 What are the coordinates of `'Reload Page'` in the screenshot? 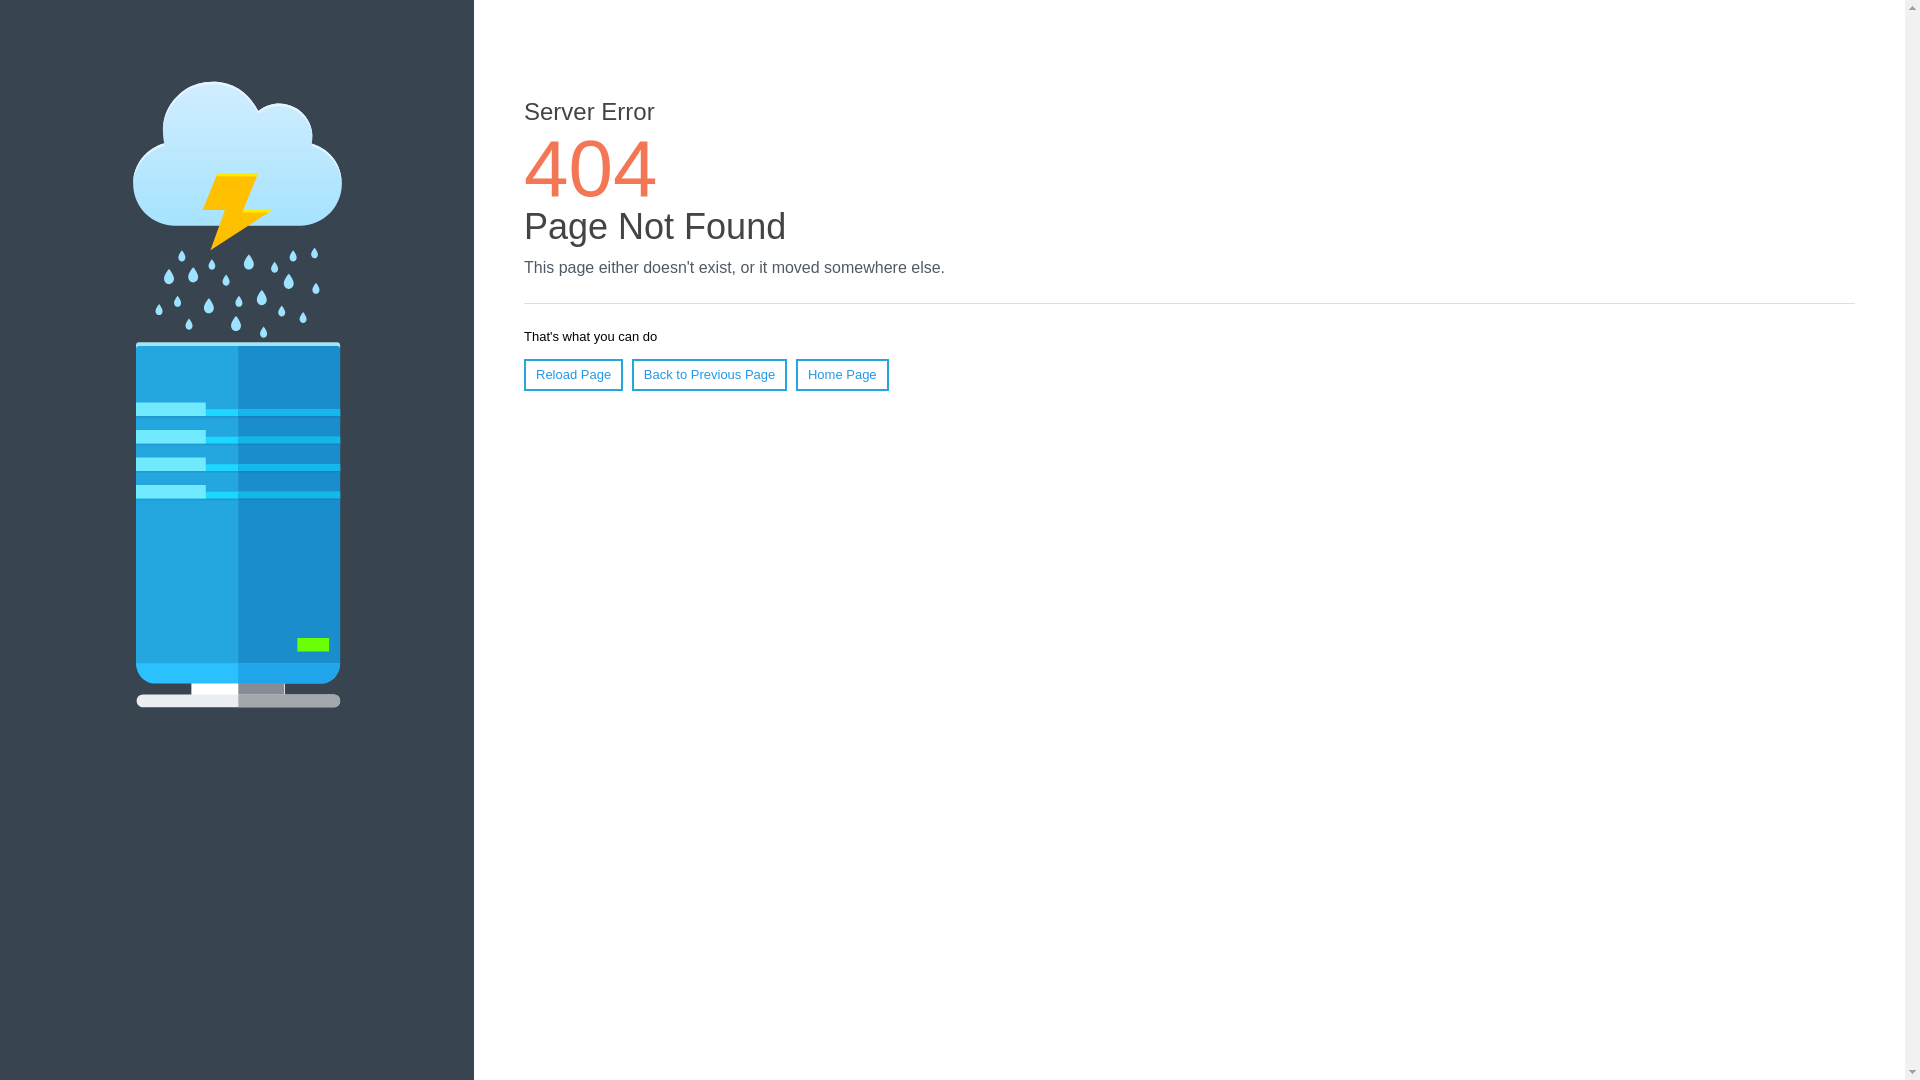 It's located at (572, 374).